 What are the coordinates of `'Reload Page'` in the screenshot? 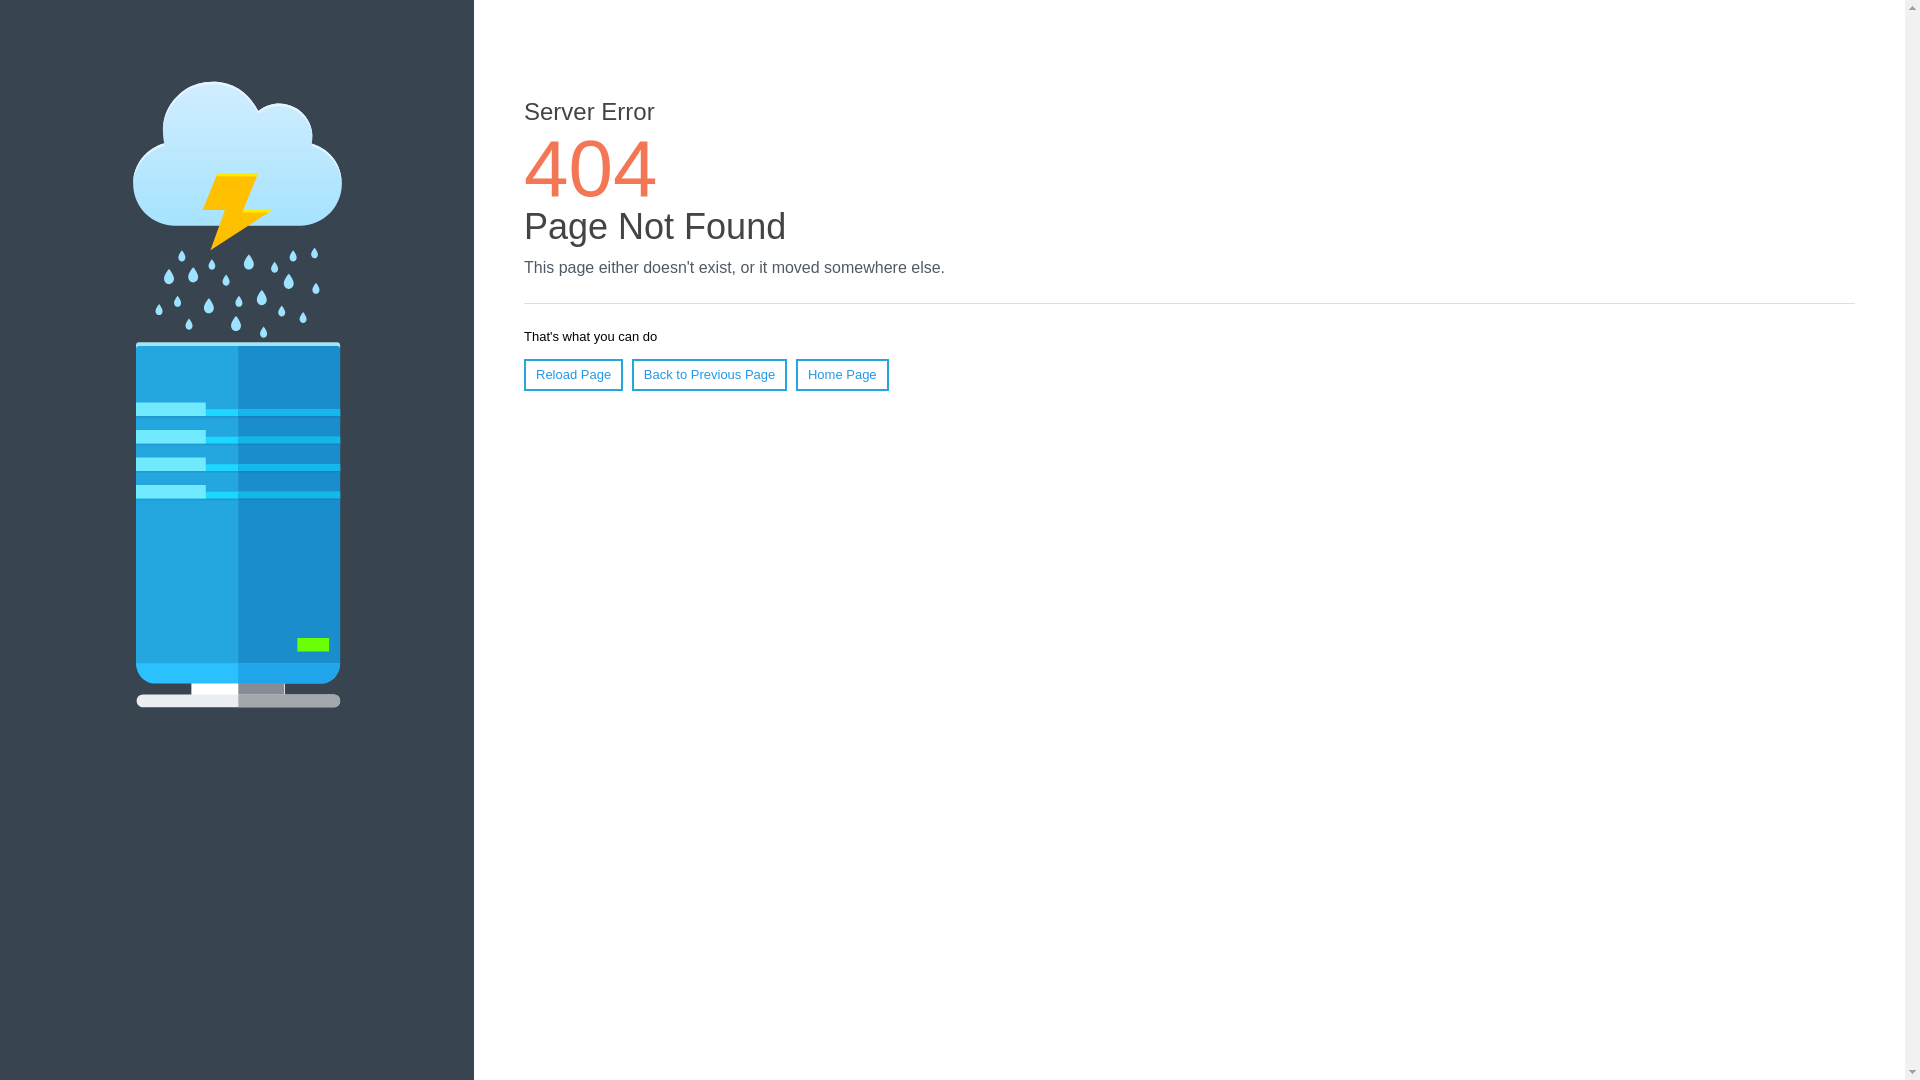 It's located at (572, 374).